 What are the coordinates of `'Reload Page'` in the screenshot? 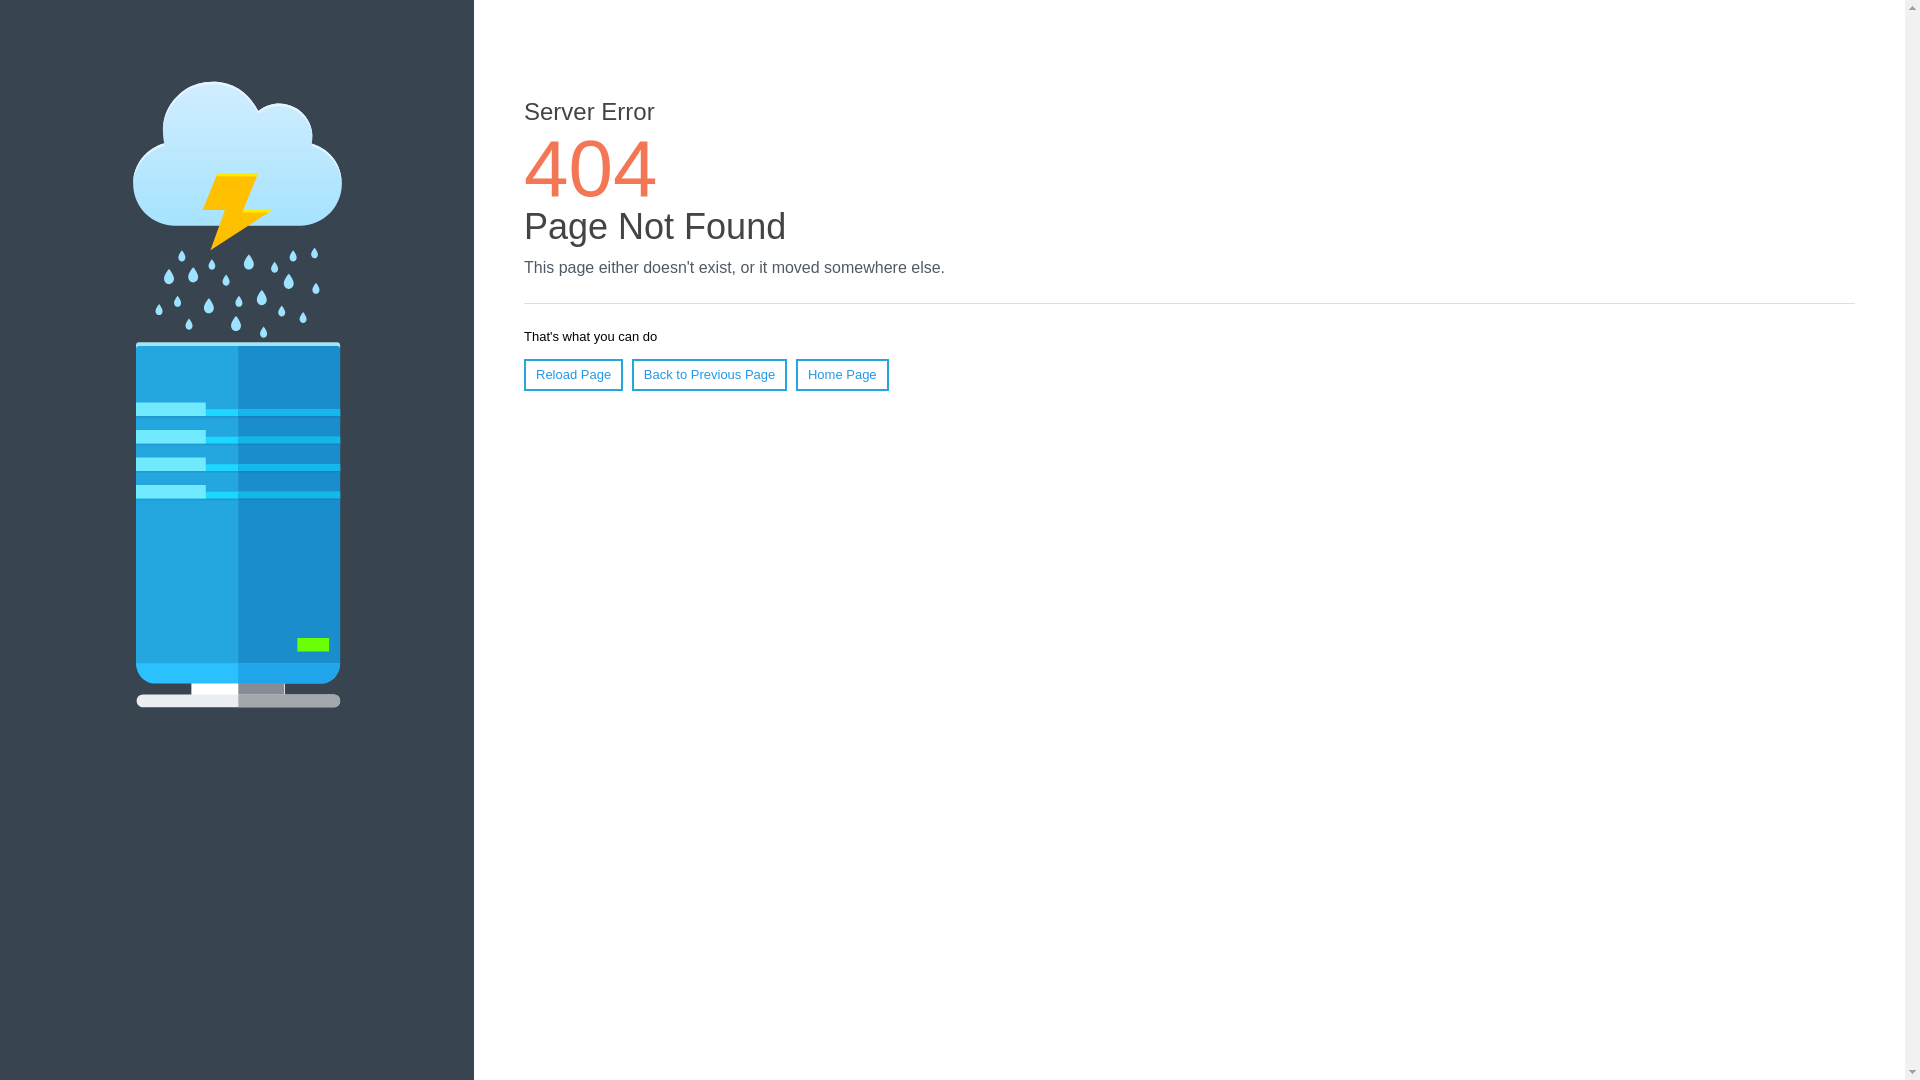 It's located at (572, 374).